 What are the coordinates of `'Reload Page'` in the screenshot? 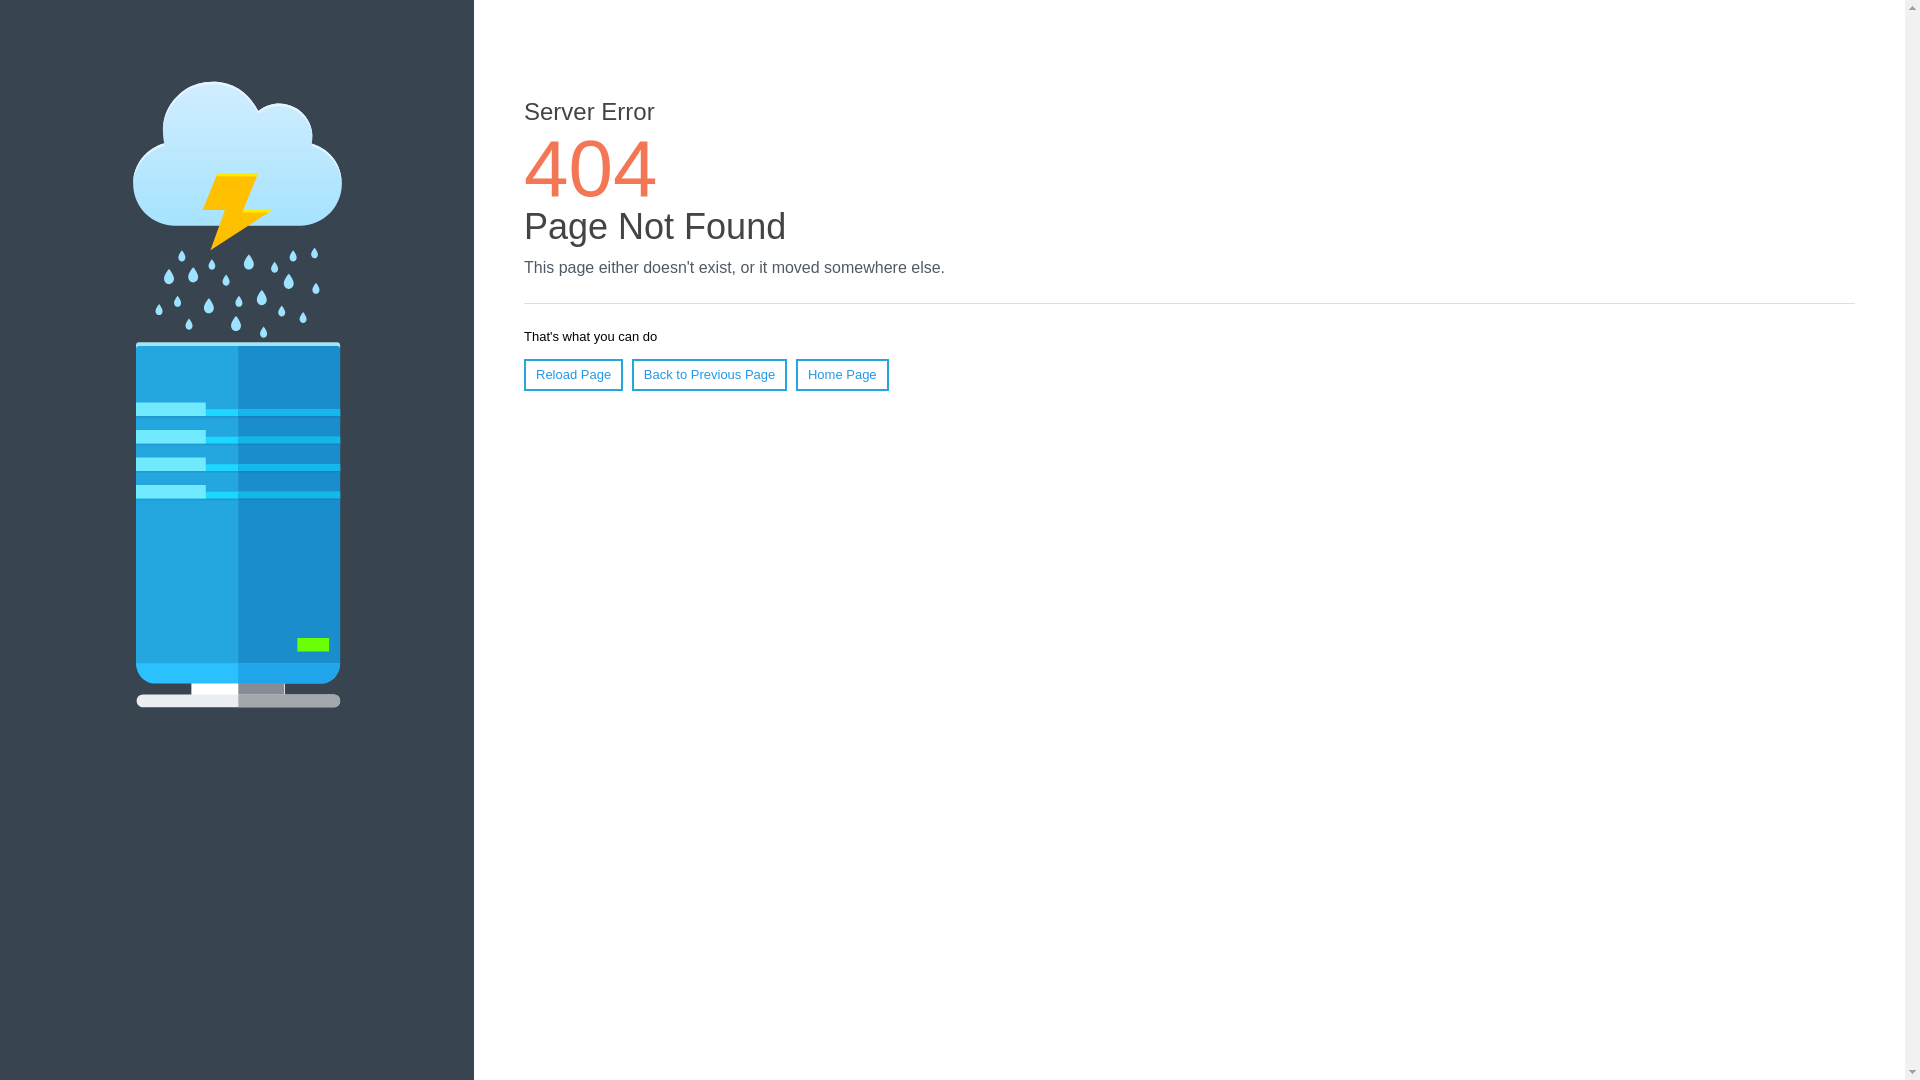 It's located at (572, 374).